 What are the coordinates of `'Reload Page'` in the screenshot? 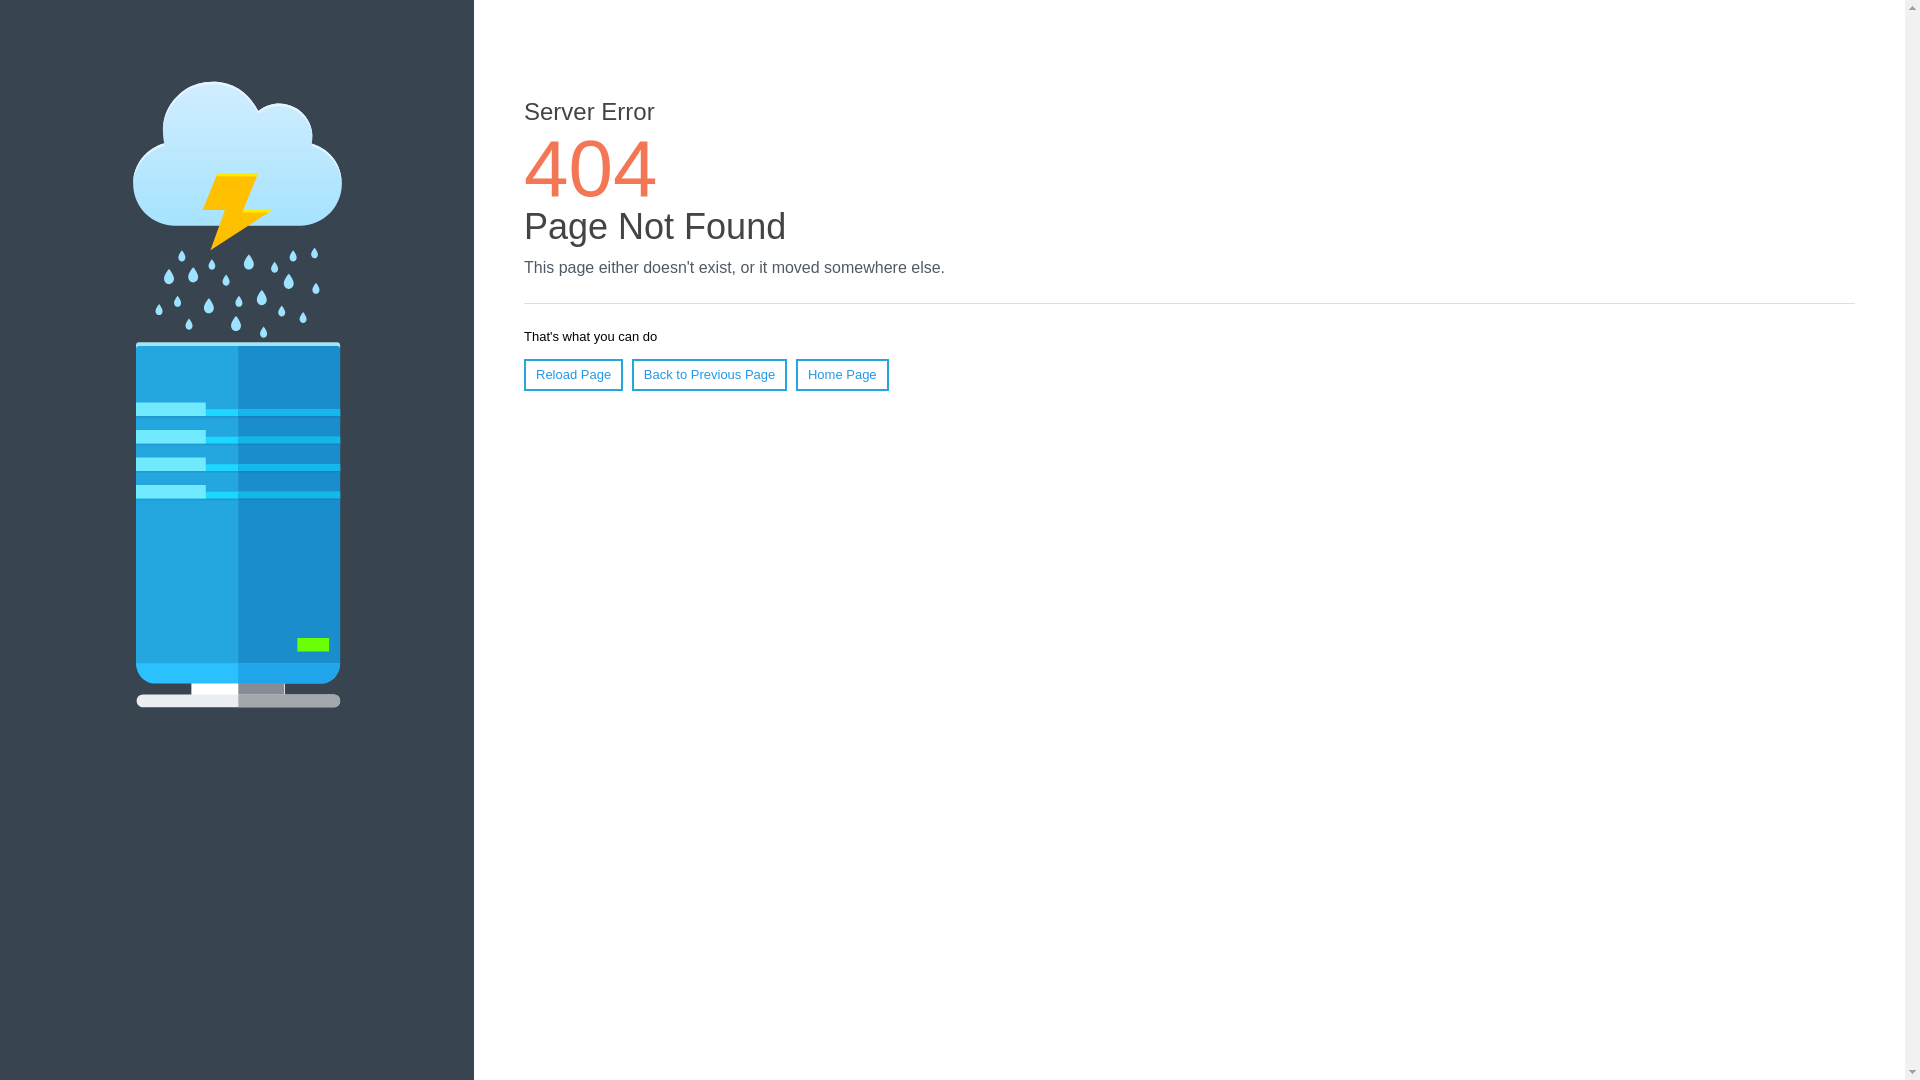 It's located at (572, 374).